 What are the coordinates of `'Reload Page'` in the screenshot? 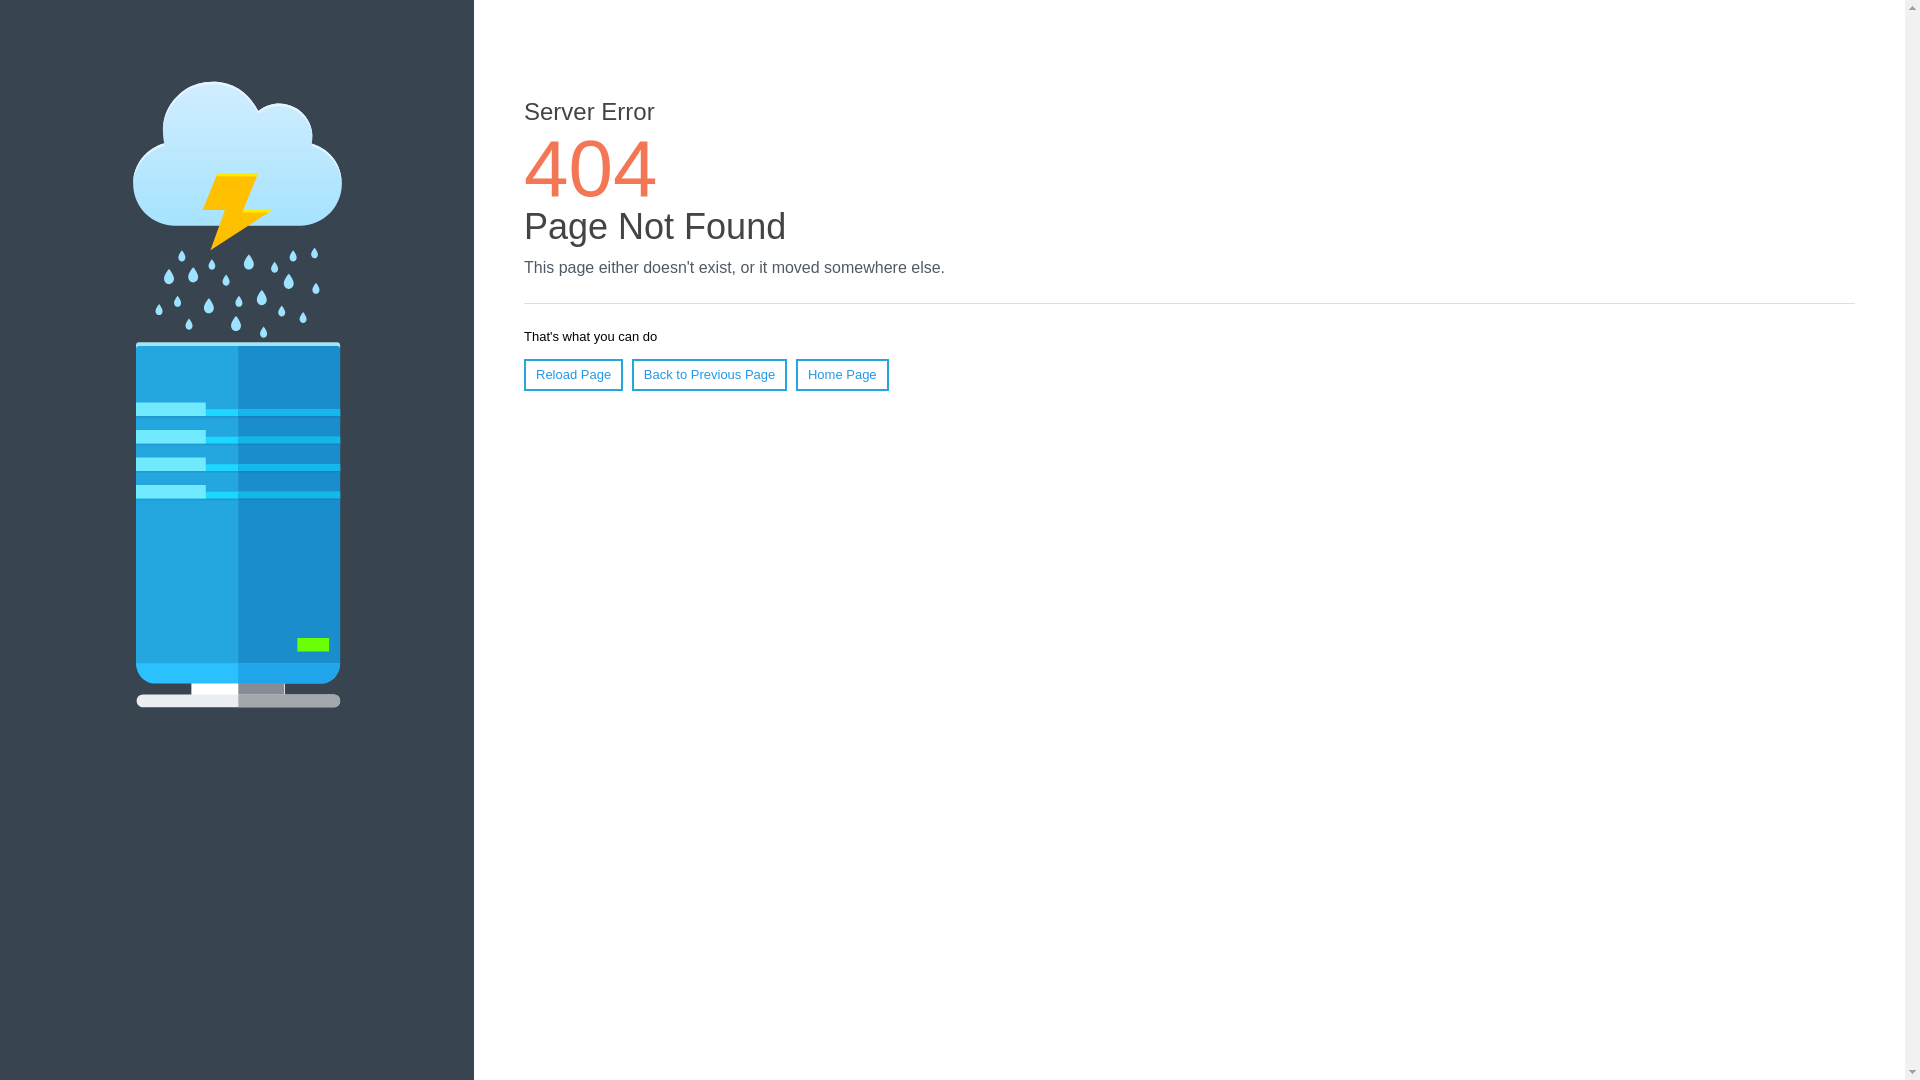 It's located at (572, 374).